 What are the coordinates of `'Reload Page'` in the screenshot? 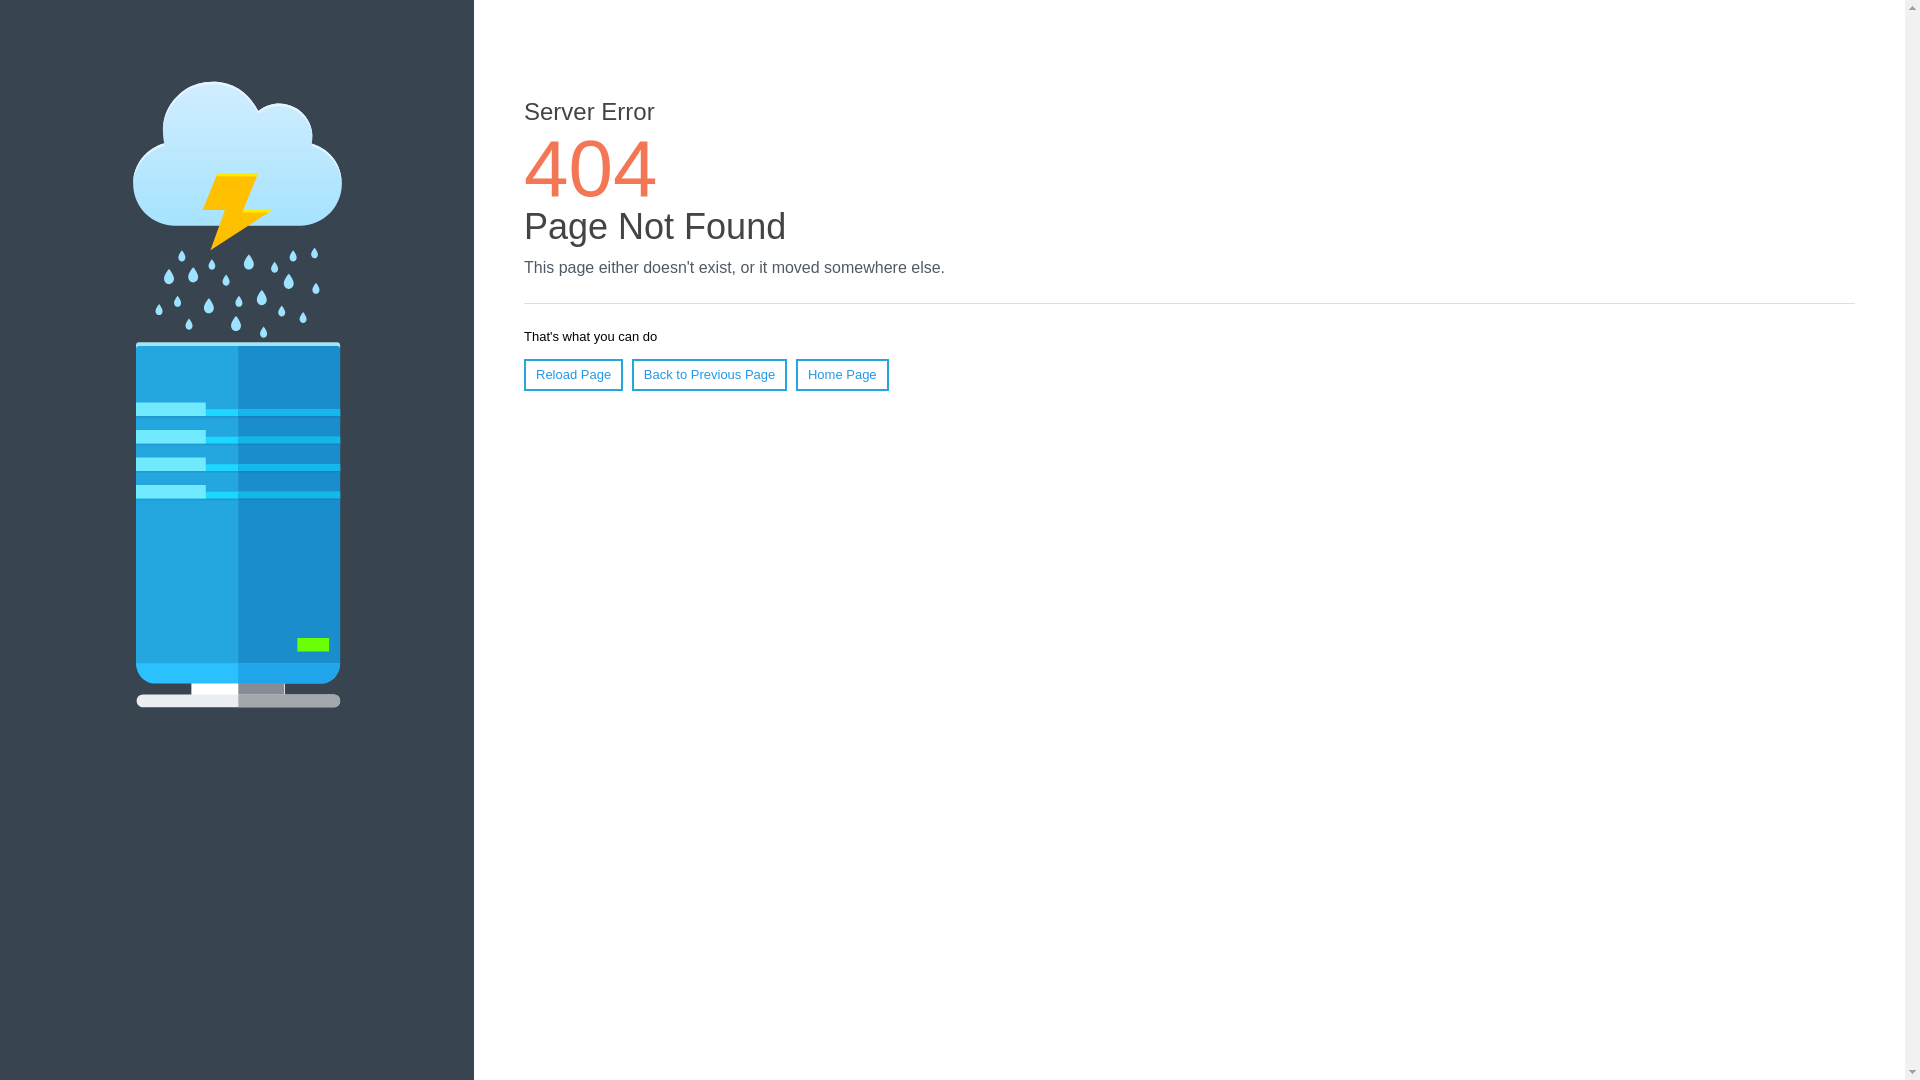 It's located at (572, 374).